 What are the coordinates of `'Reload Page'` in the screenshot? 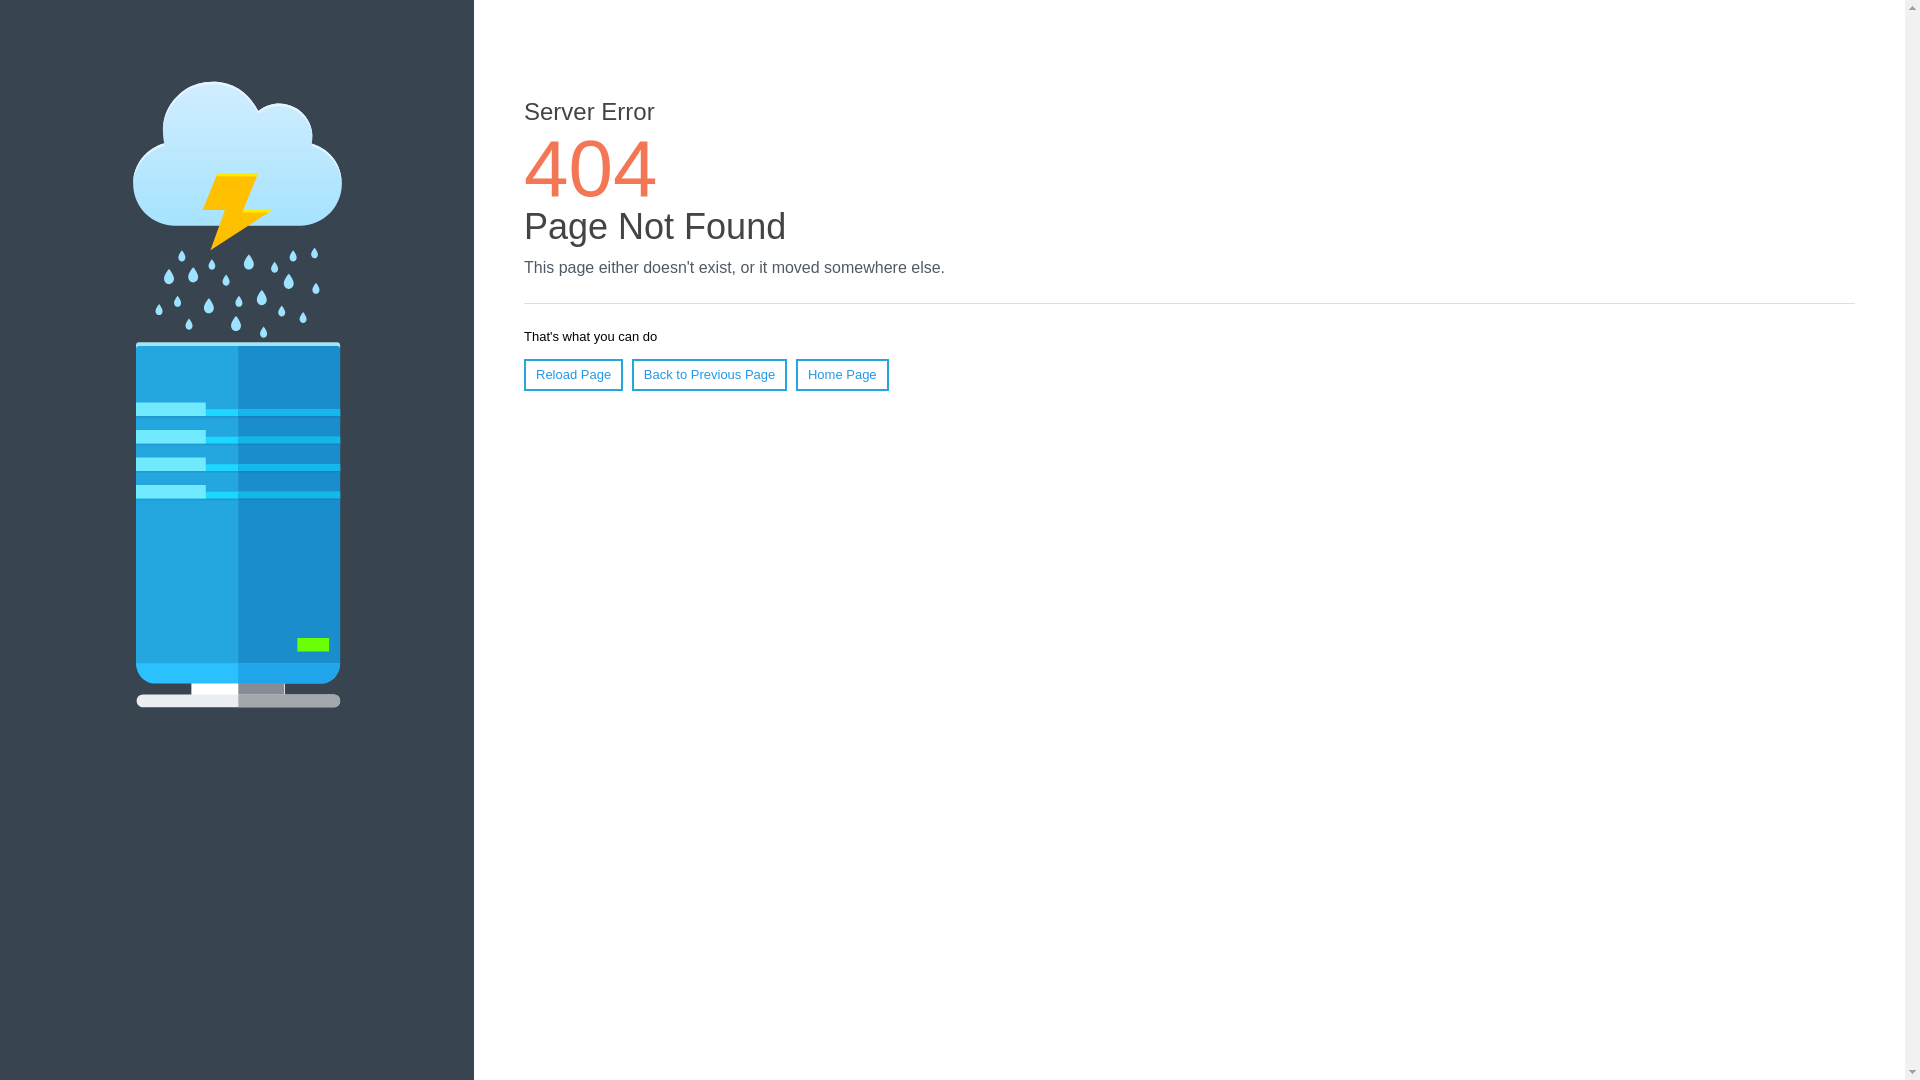 It's located at (572, 374).